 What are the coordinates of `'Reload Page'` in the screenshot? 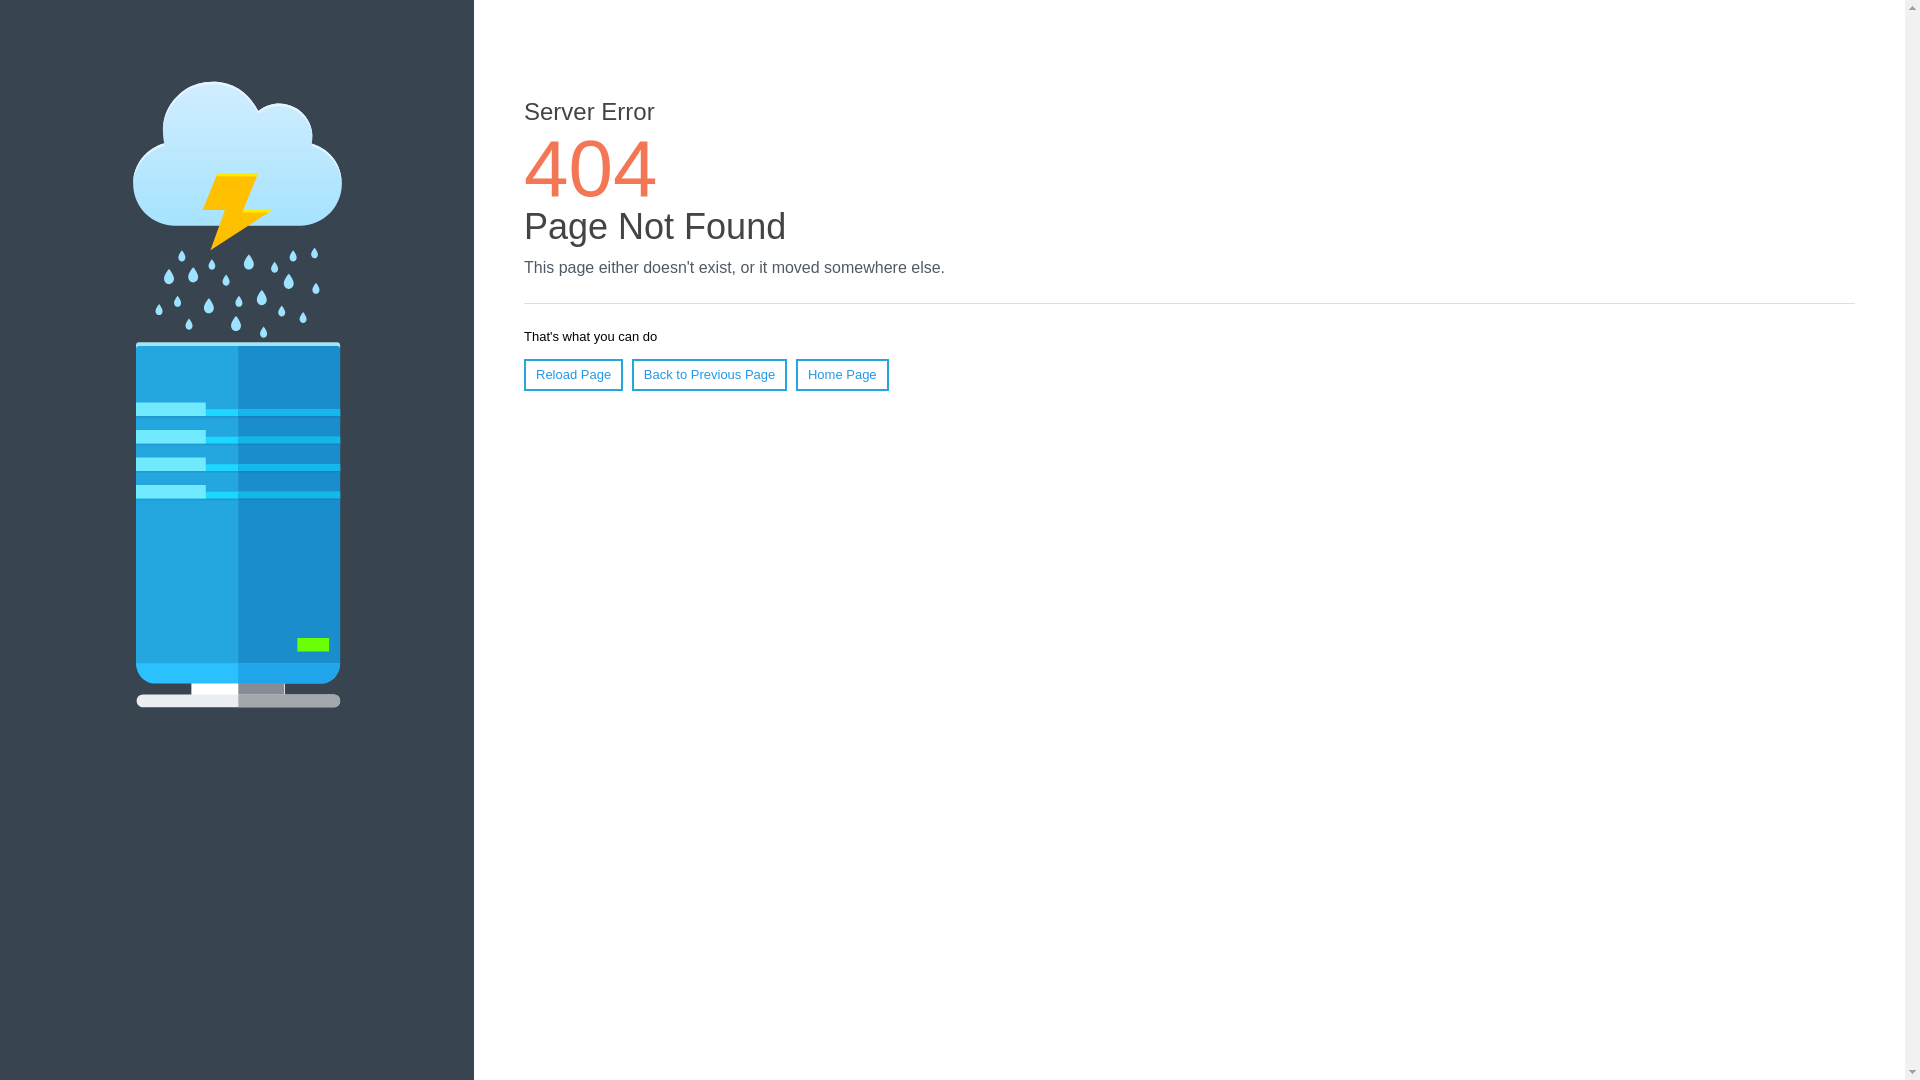 It's located at (572, 374).